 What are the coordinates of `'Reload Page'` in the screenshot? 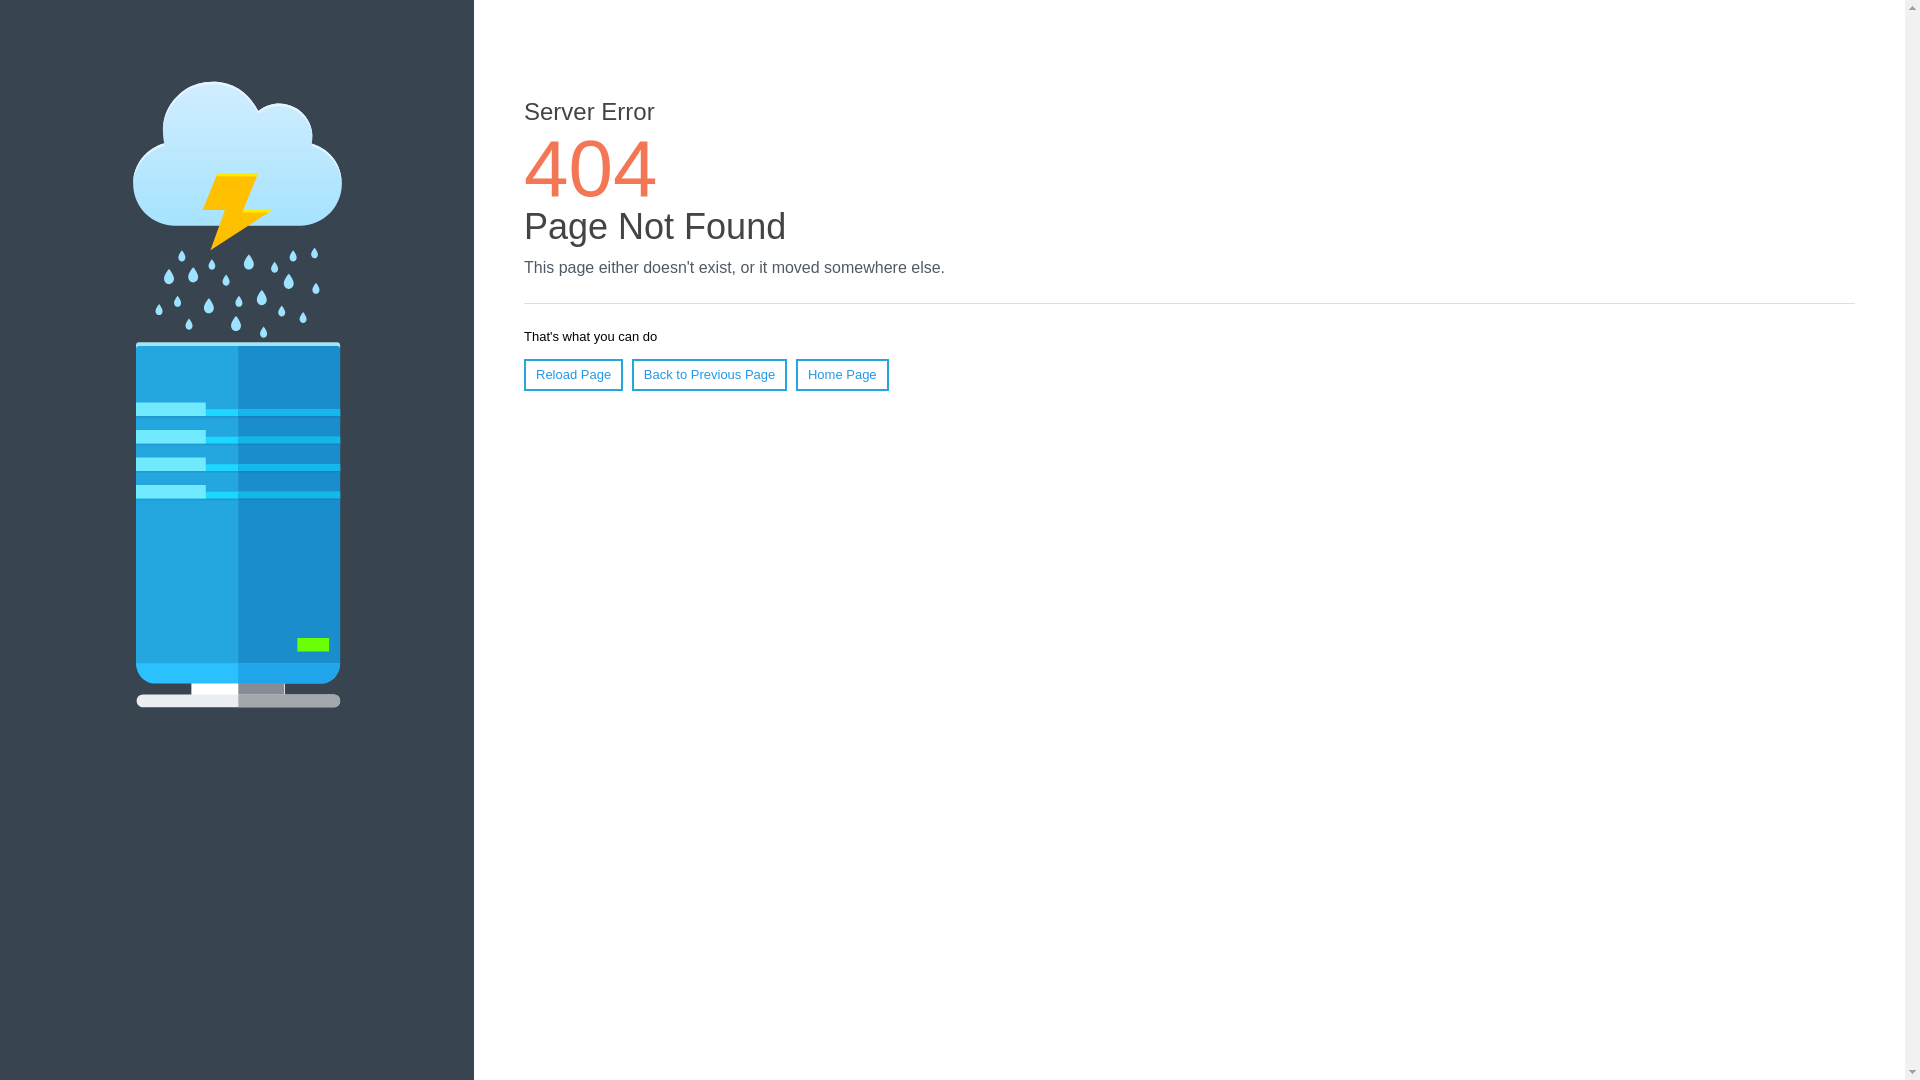 It's located at (572, 374).